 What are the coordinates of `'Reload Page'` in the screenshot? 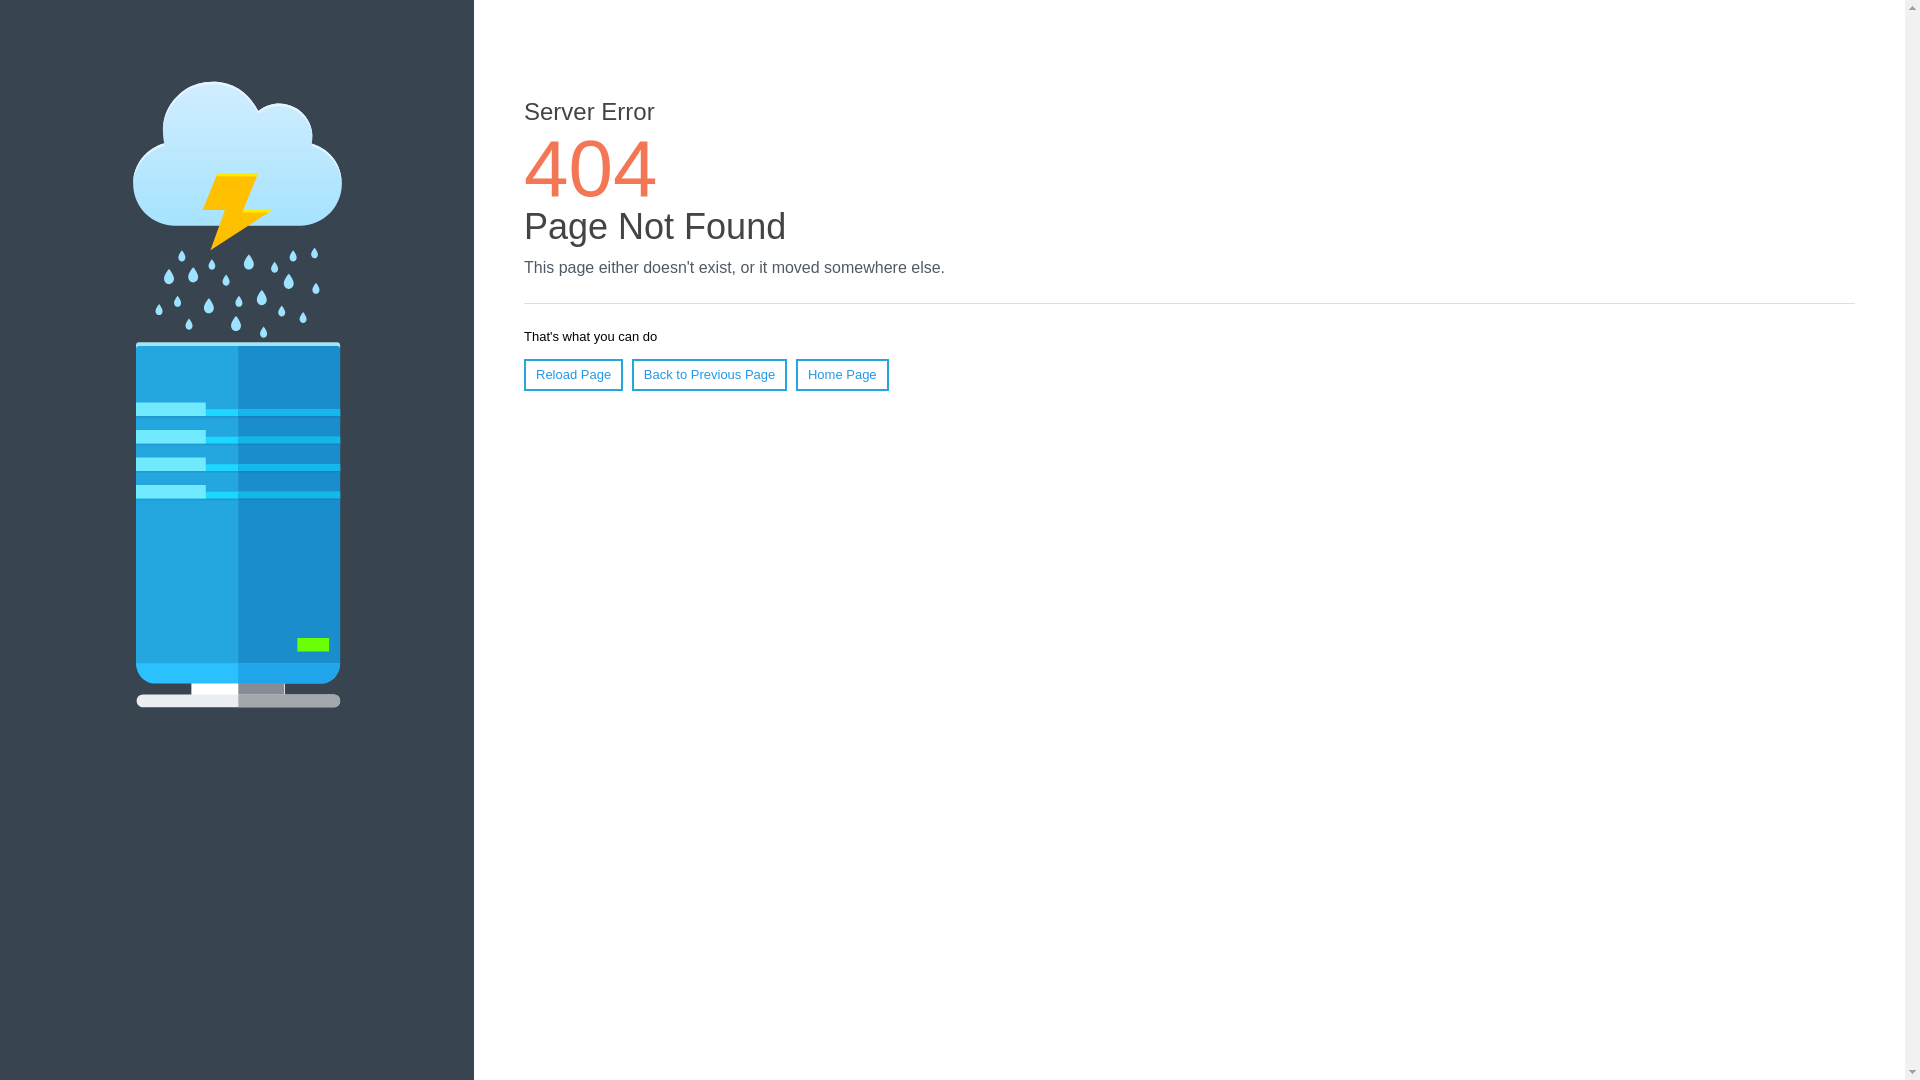 It's located at (572, 374).